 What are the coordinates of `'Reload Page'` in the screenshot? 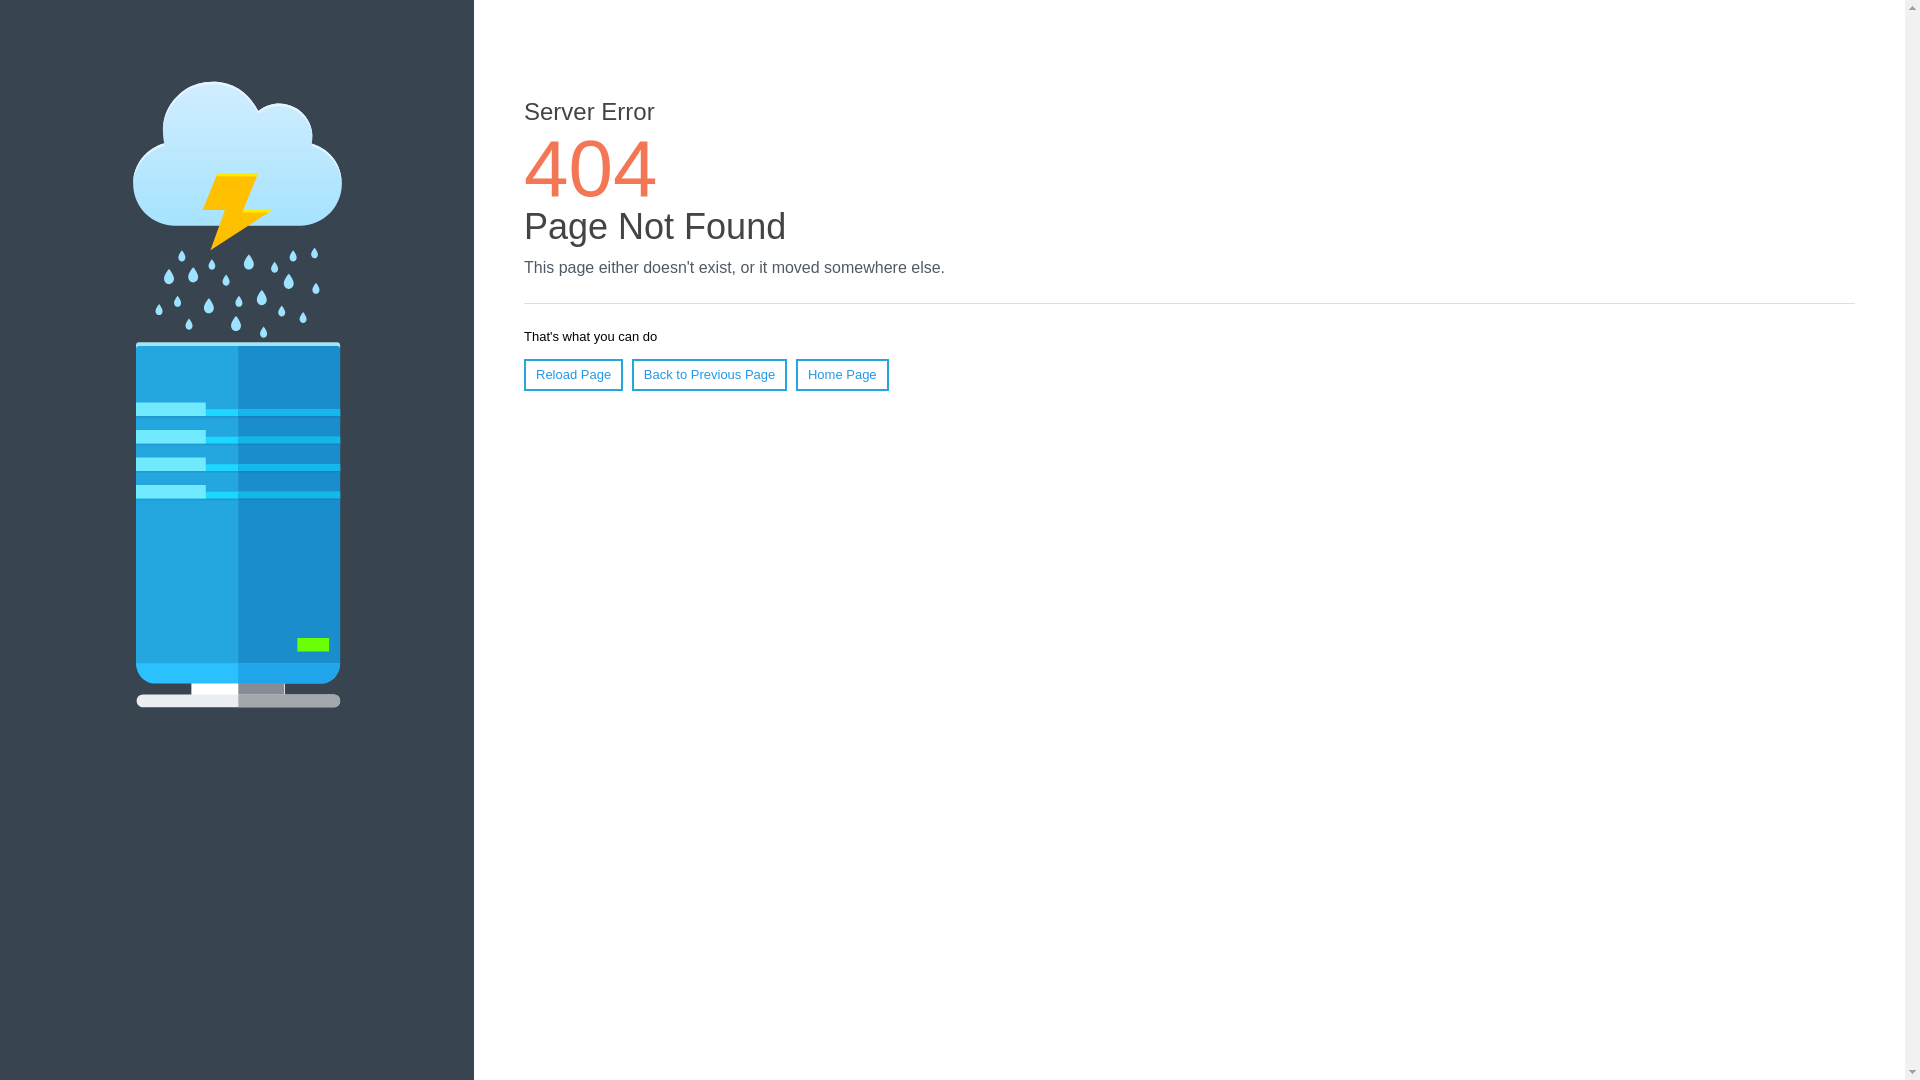 It's located at (572, 374).